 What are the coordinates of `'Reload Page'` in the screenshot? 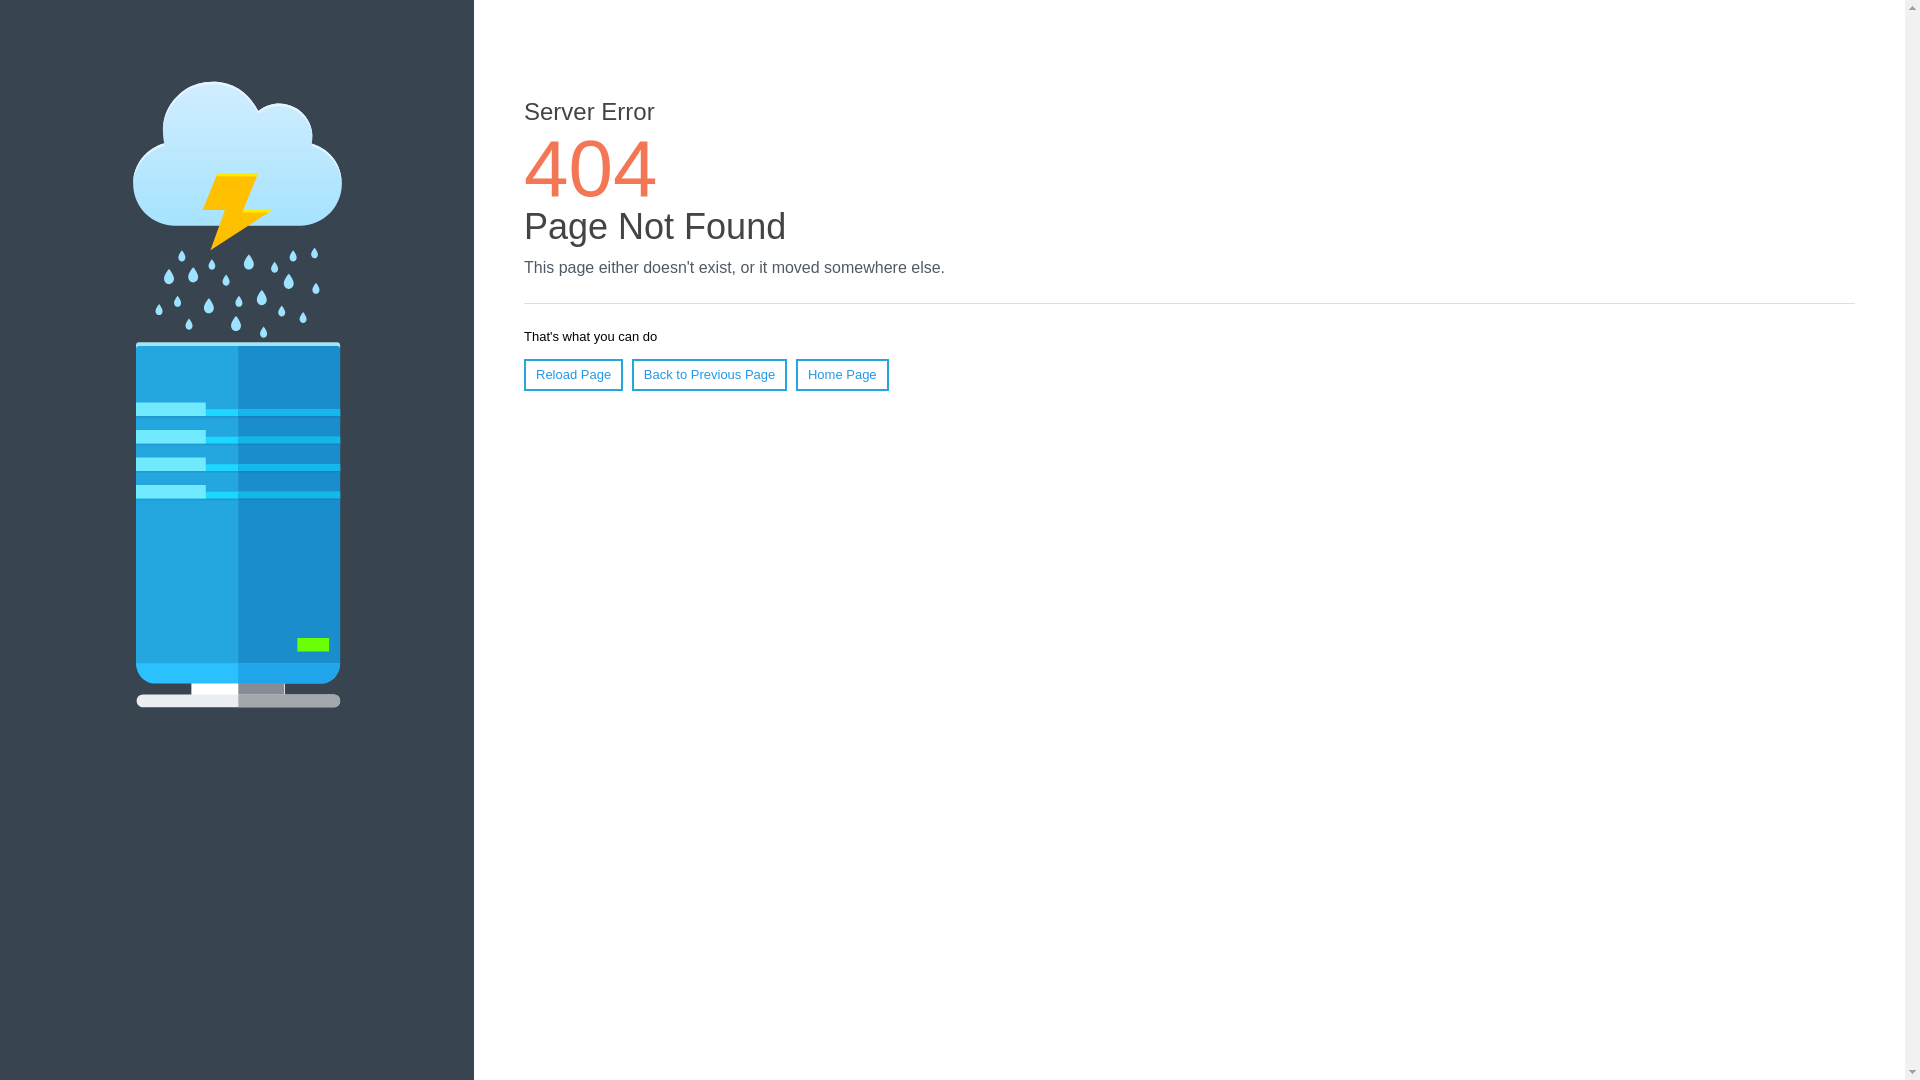 It's located at (572, 374).